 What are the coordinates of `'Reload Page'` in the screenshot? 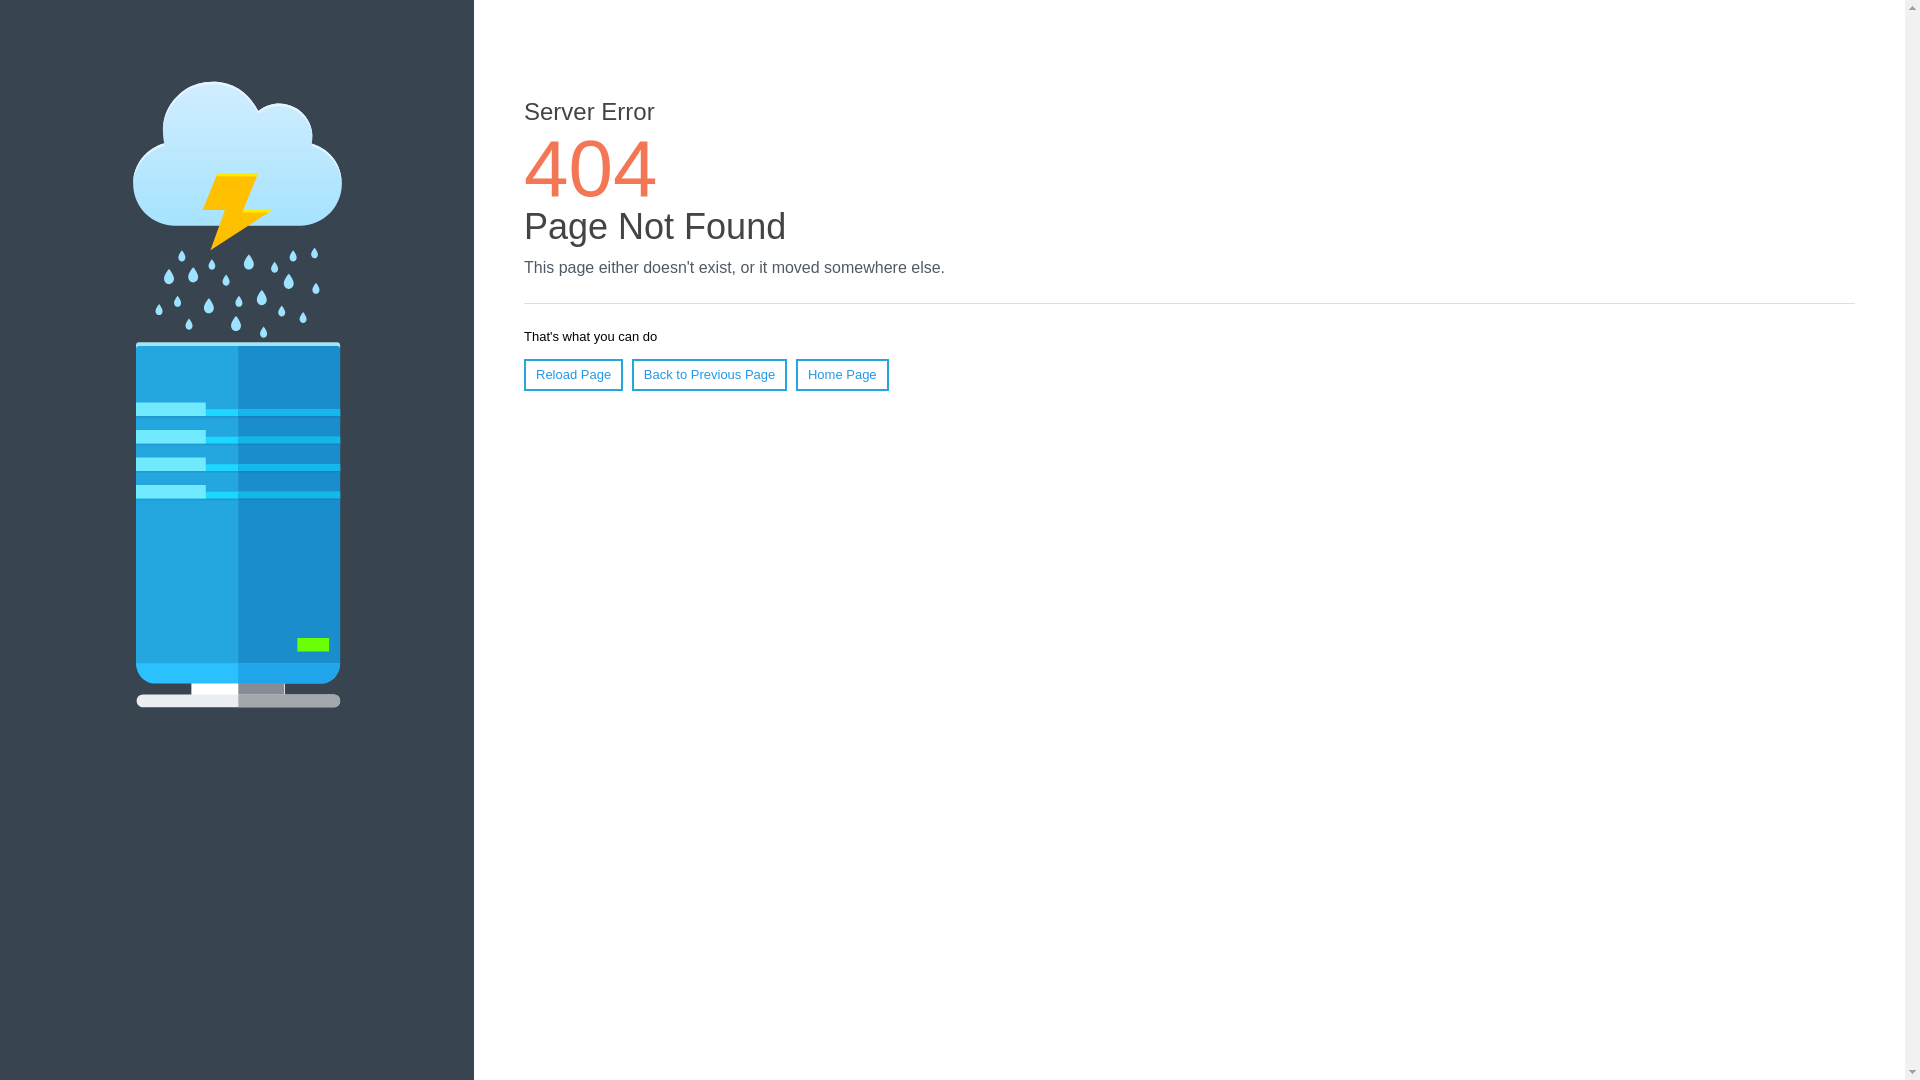 It's located at (572, 374).